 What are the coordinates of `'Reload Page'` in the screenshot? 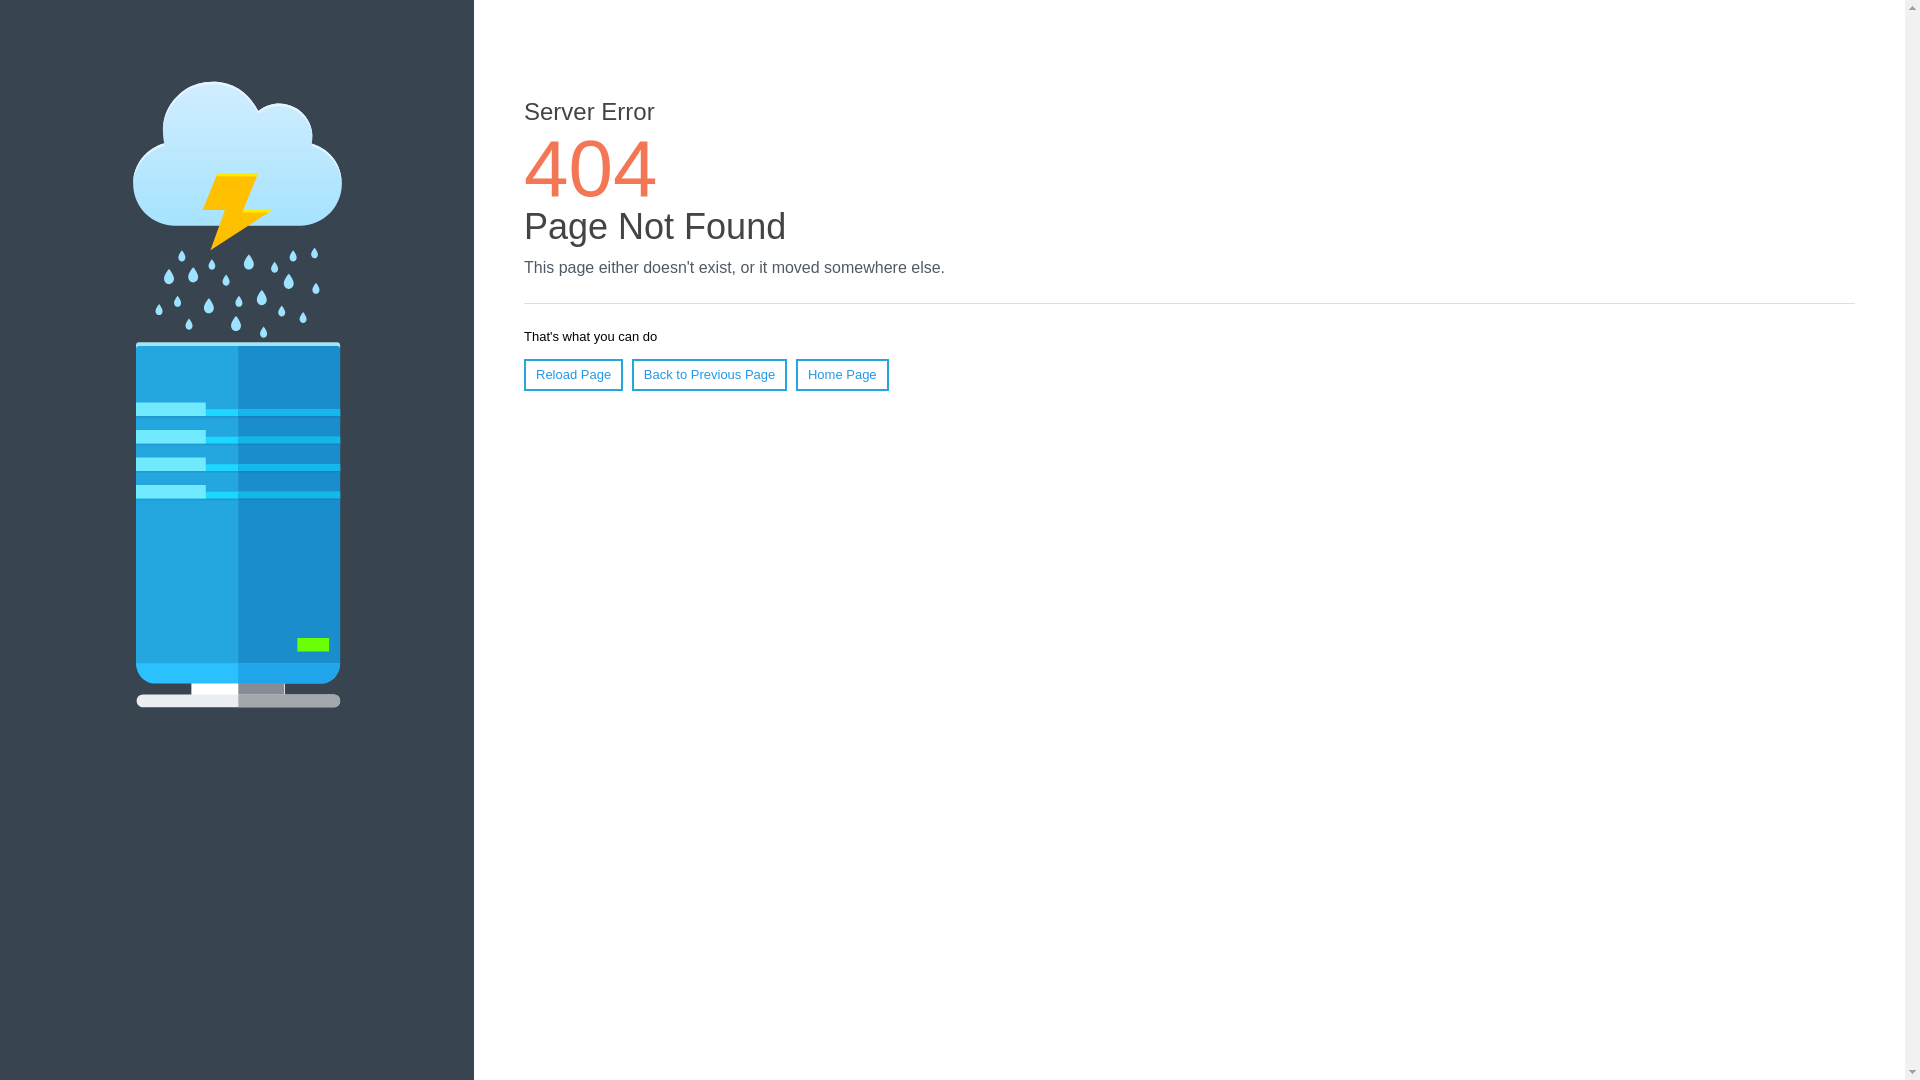 It's located at (572, 374).